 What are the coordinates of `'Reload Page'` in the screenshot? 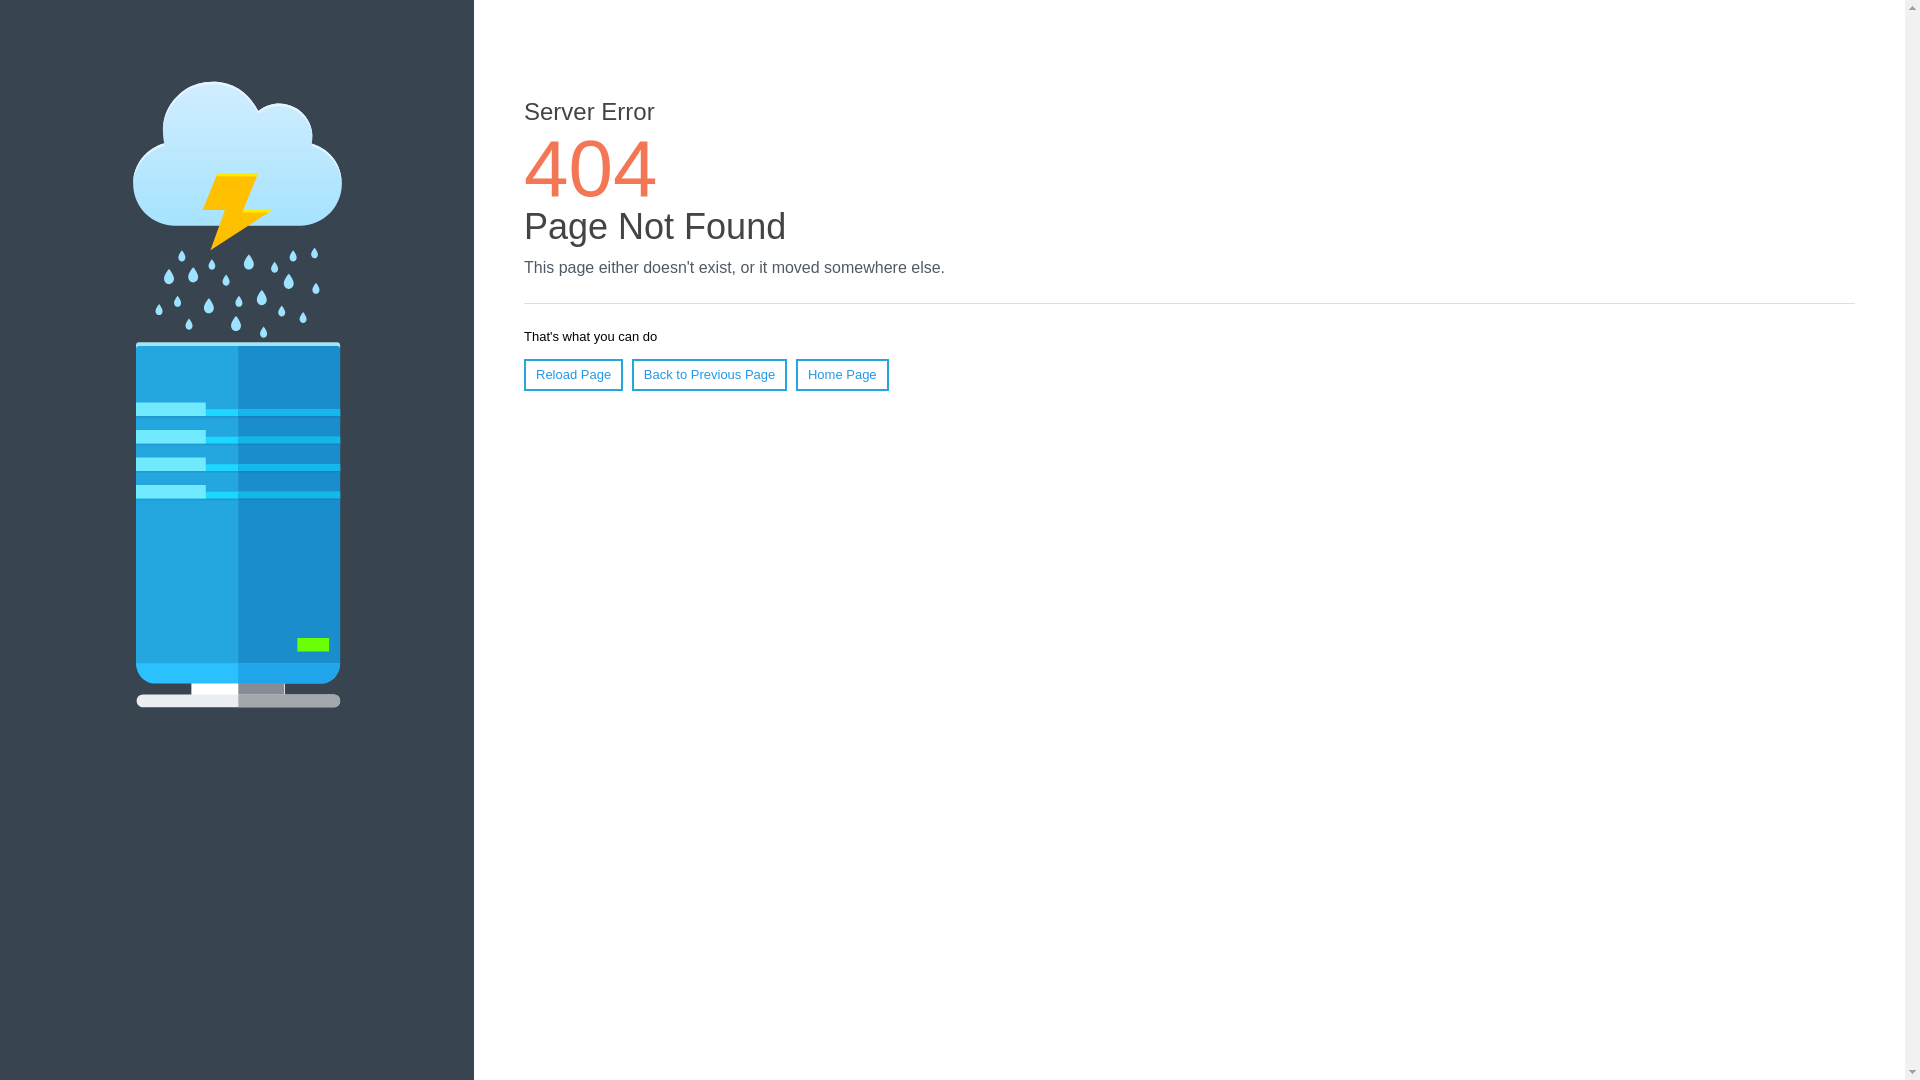 It's located at (572, 374).